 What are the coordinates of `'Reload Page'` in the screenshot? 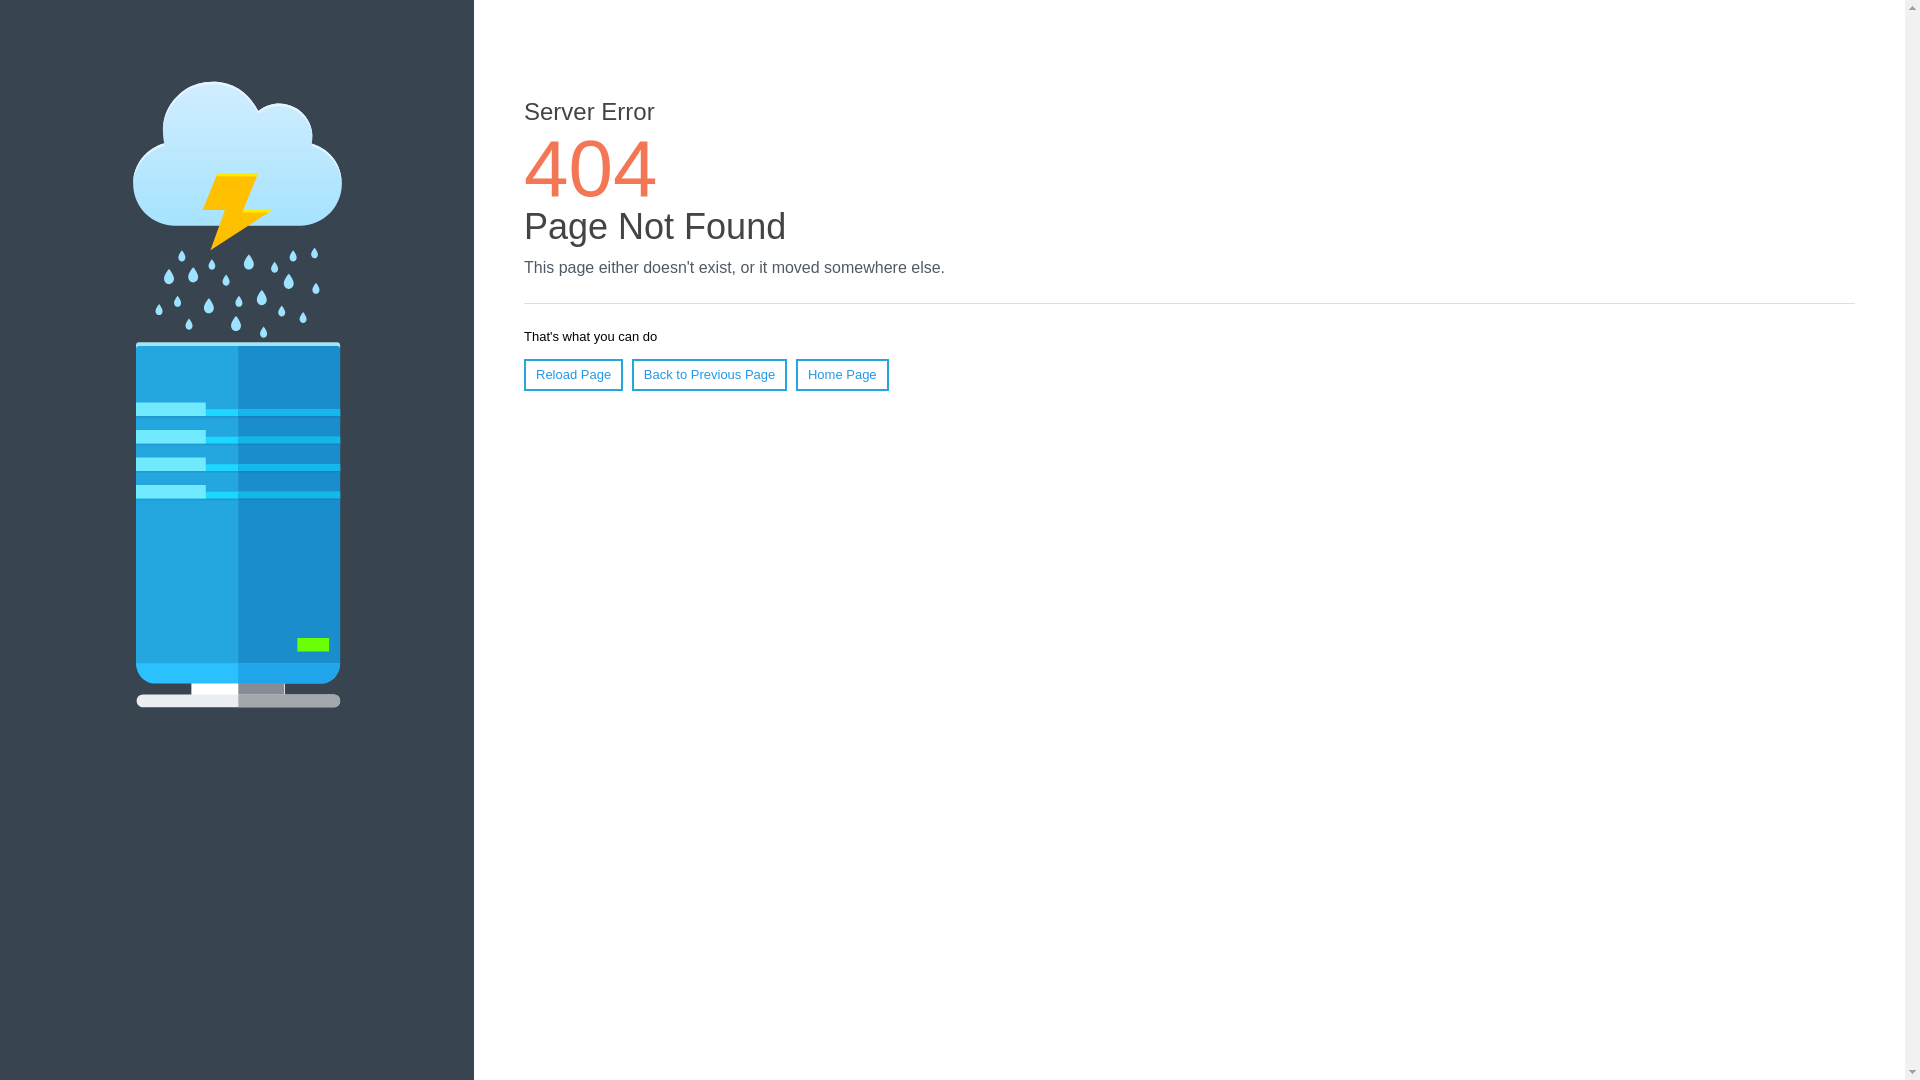 It's located at (572, 374).